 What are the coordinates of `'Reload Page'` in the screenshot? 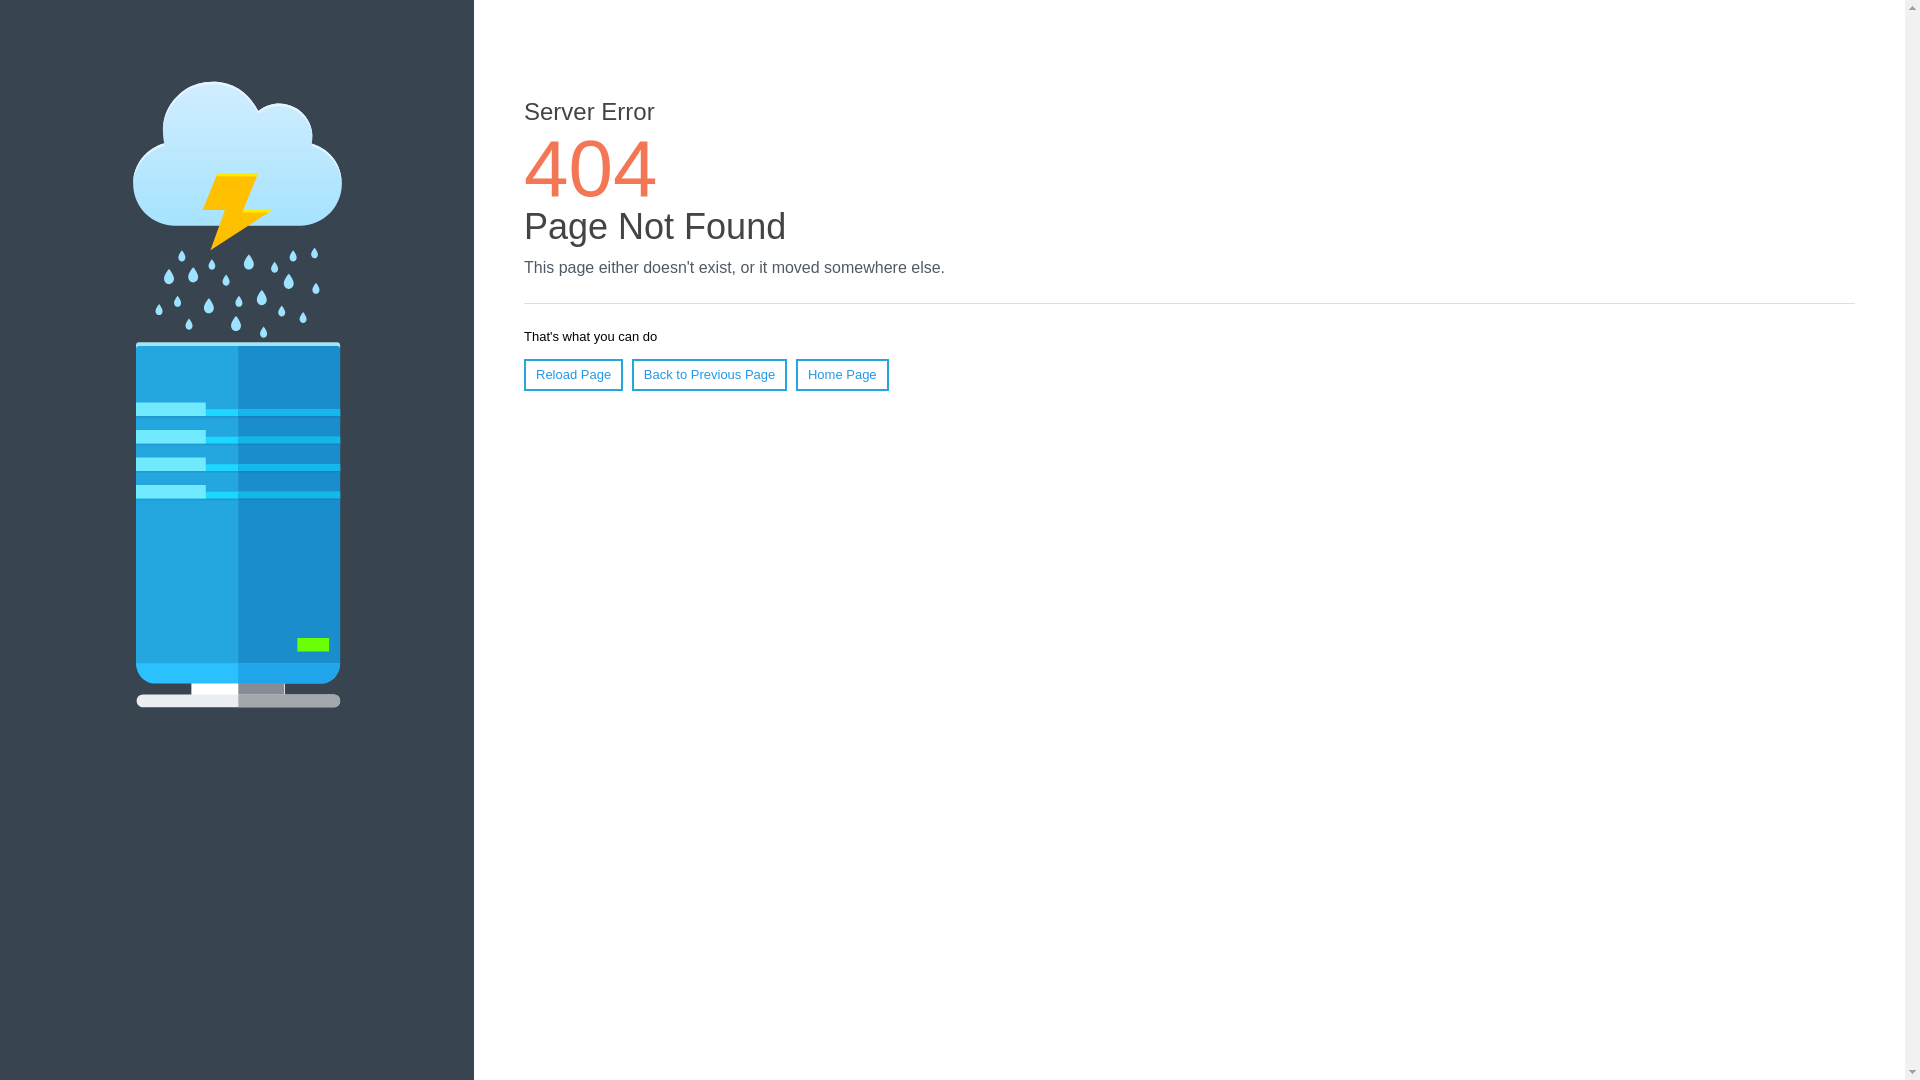 It's located at (572, 374).